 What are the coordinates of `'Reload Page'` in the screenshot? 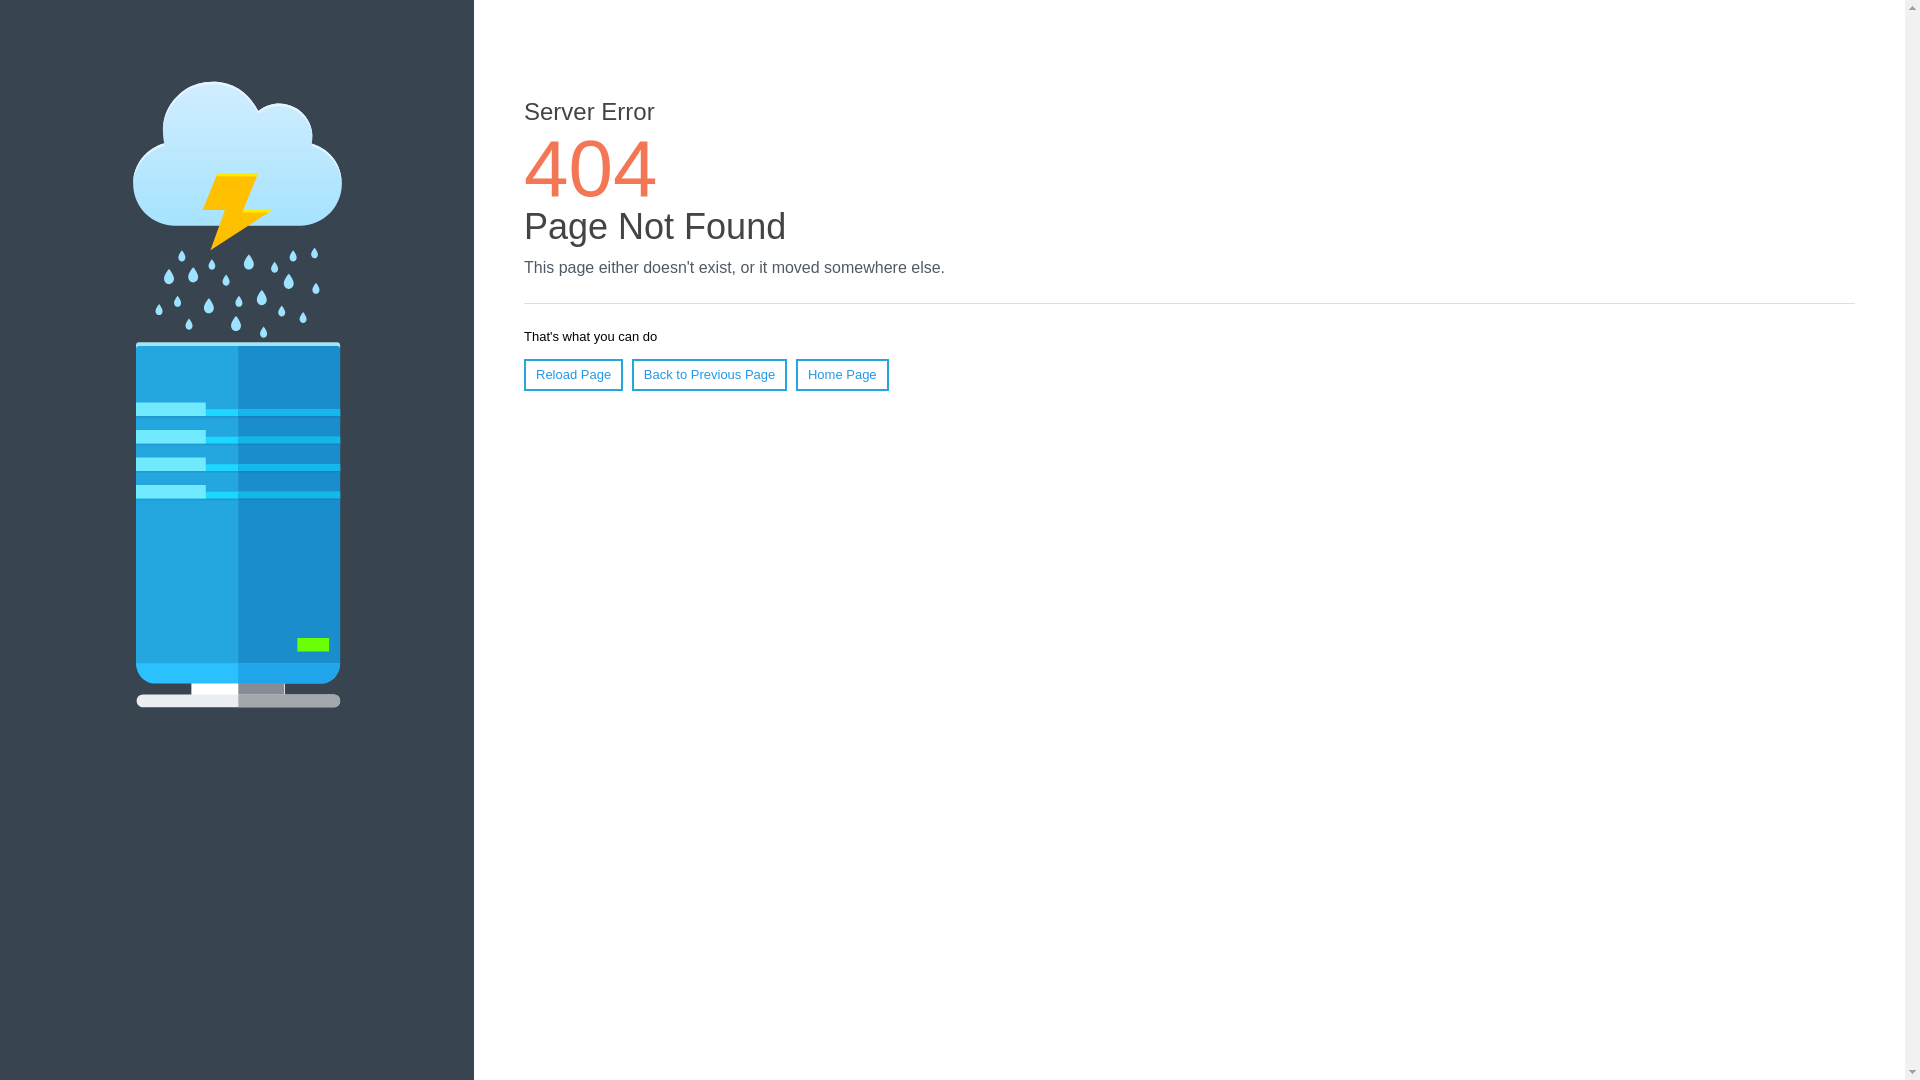 It's located at (572, 374).